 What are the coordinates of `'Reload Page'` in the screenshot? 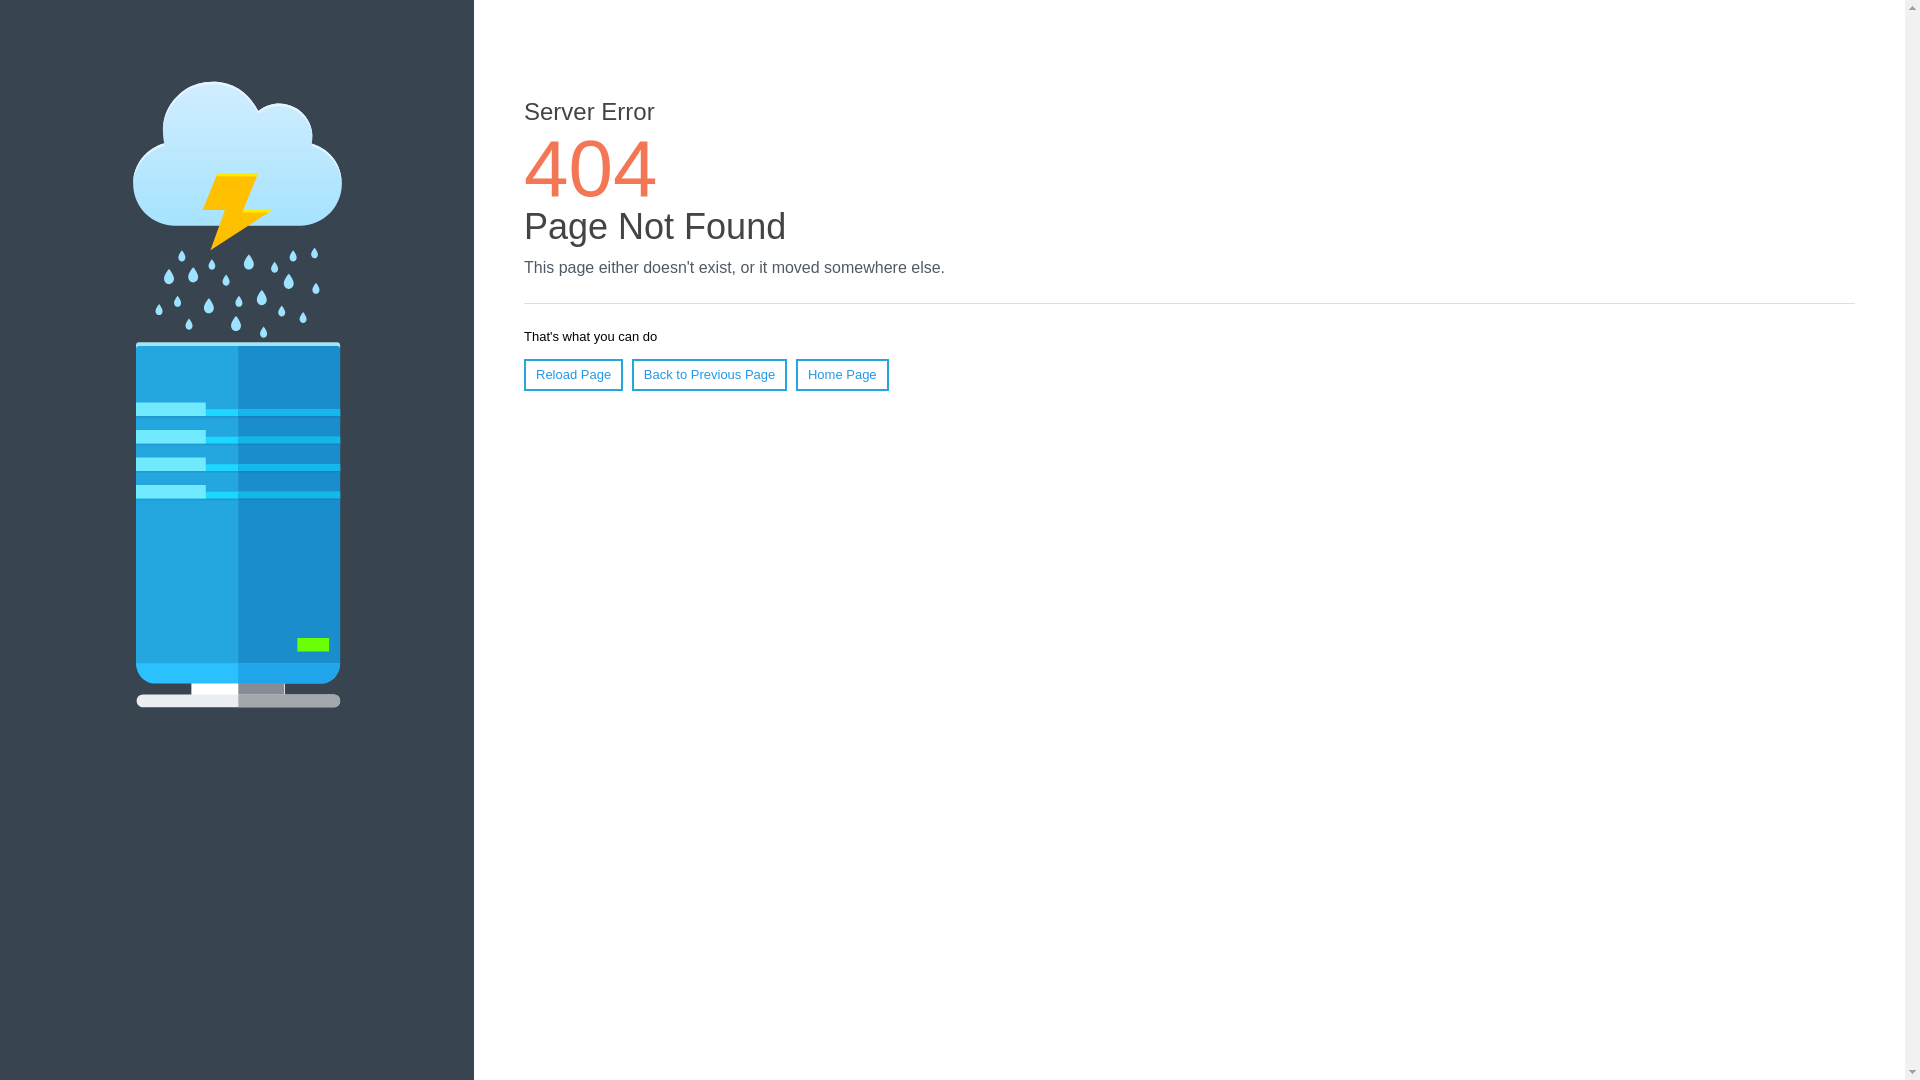 It's located at (572, 374).